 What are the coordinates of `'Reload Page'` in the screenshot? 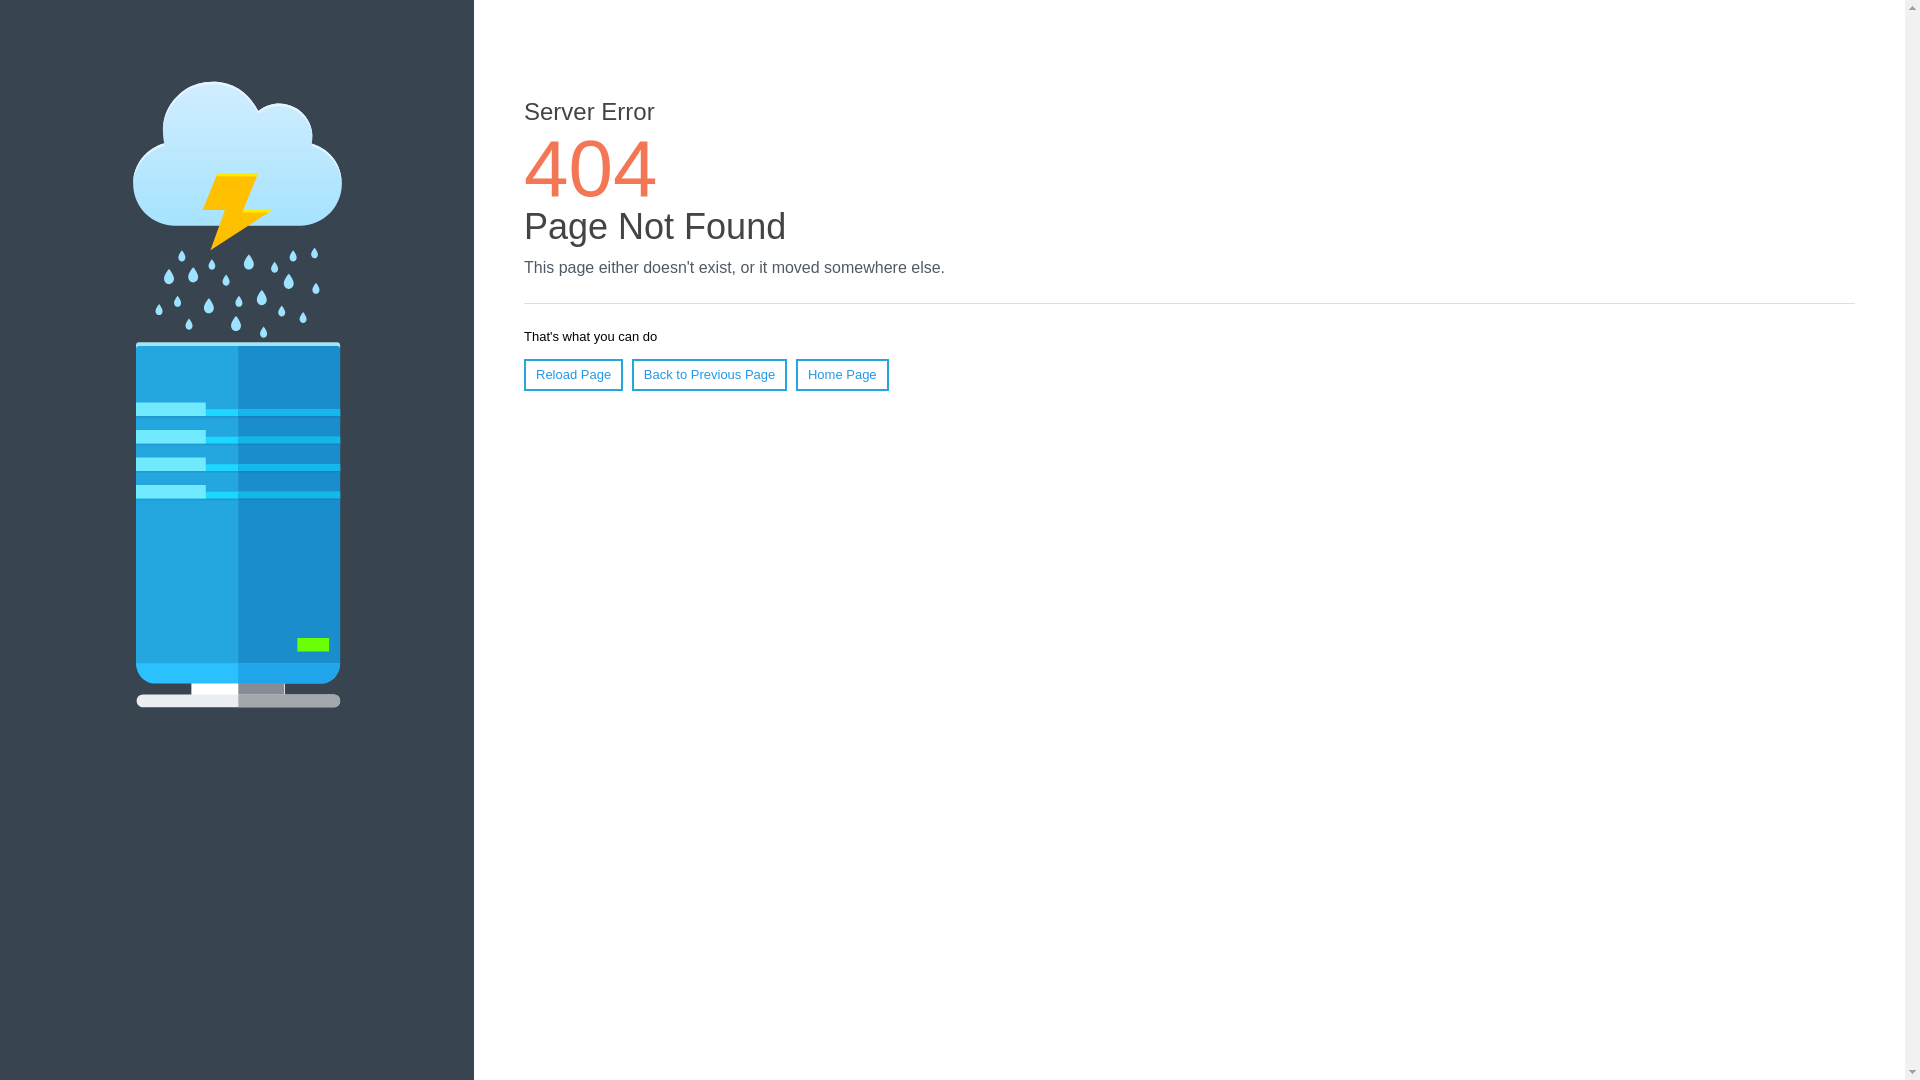 It's located at (572, 374).